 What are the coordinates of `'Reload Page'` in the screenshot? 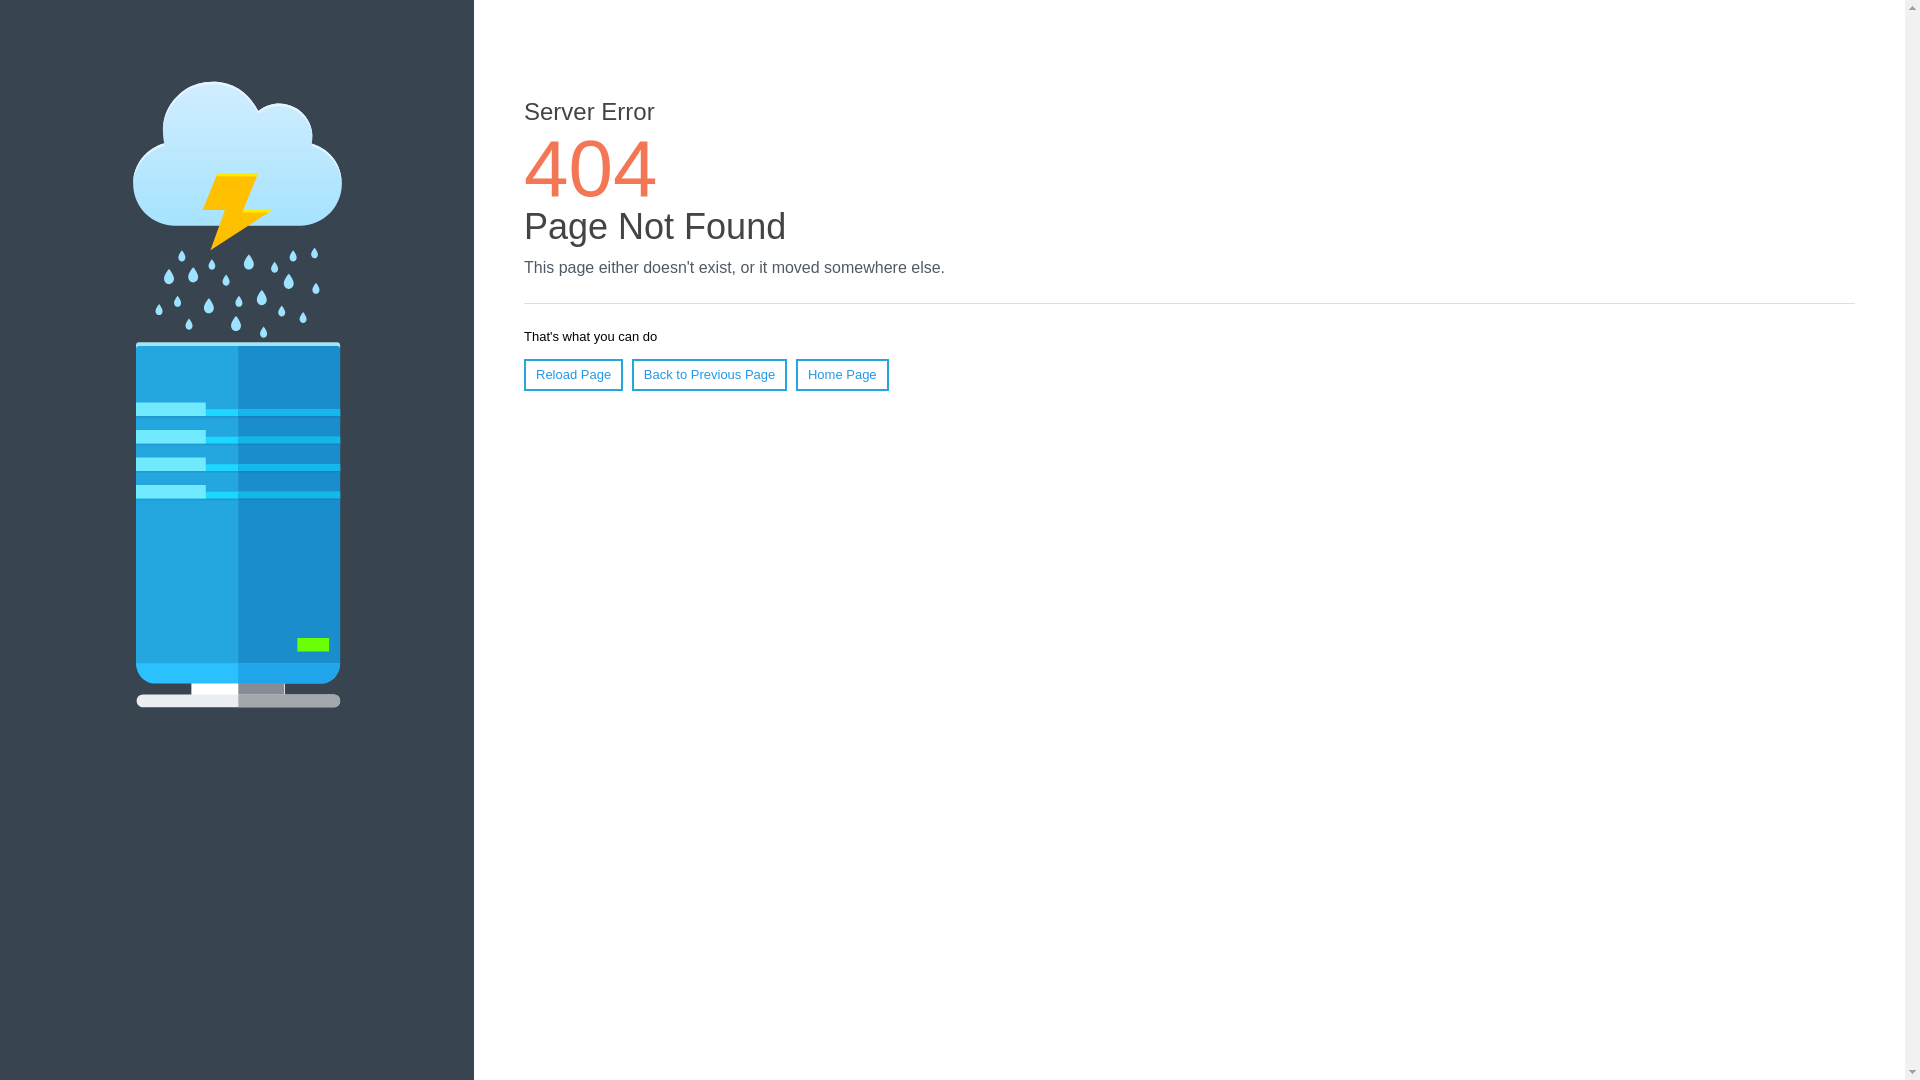 It's located at (572, 374).